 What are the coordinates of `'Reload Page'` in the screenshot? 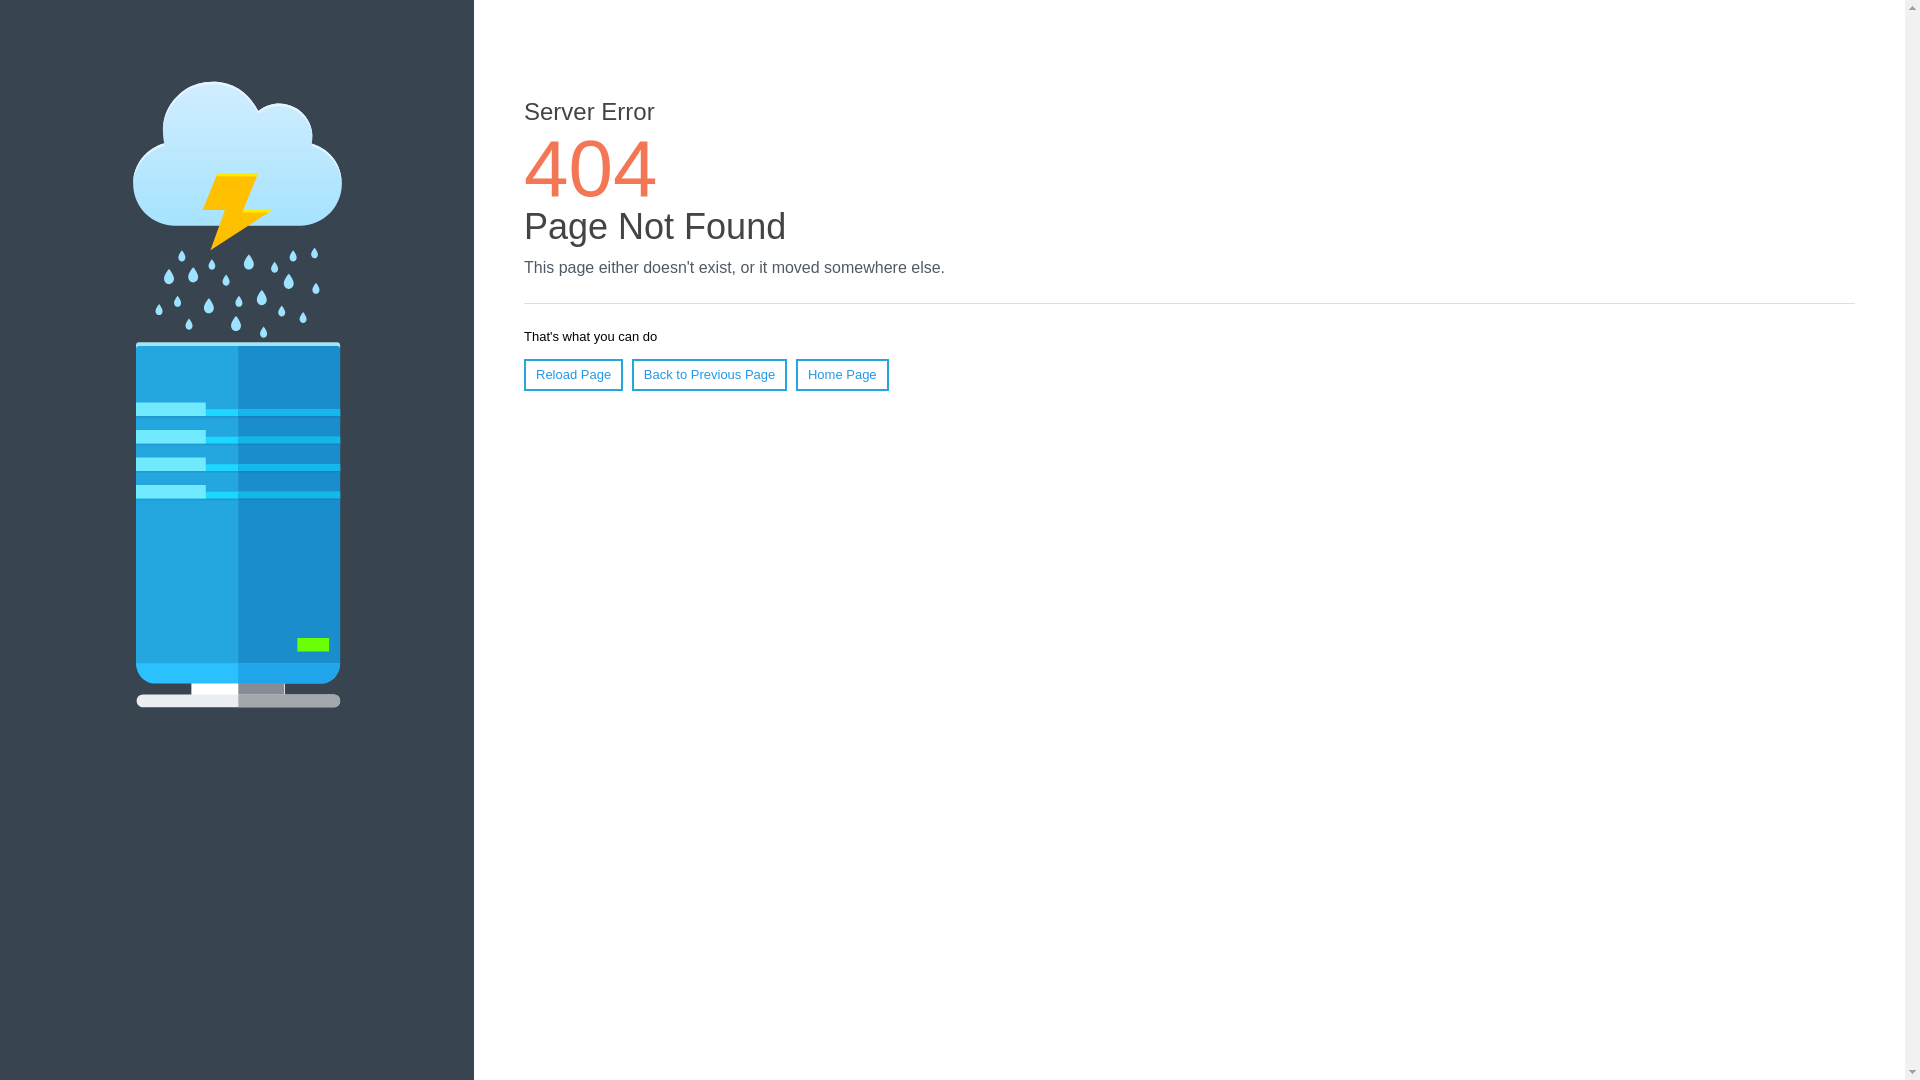 It's located at (572, 374).